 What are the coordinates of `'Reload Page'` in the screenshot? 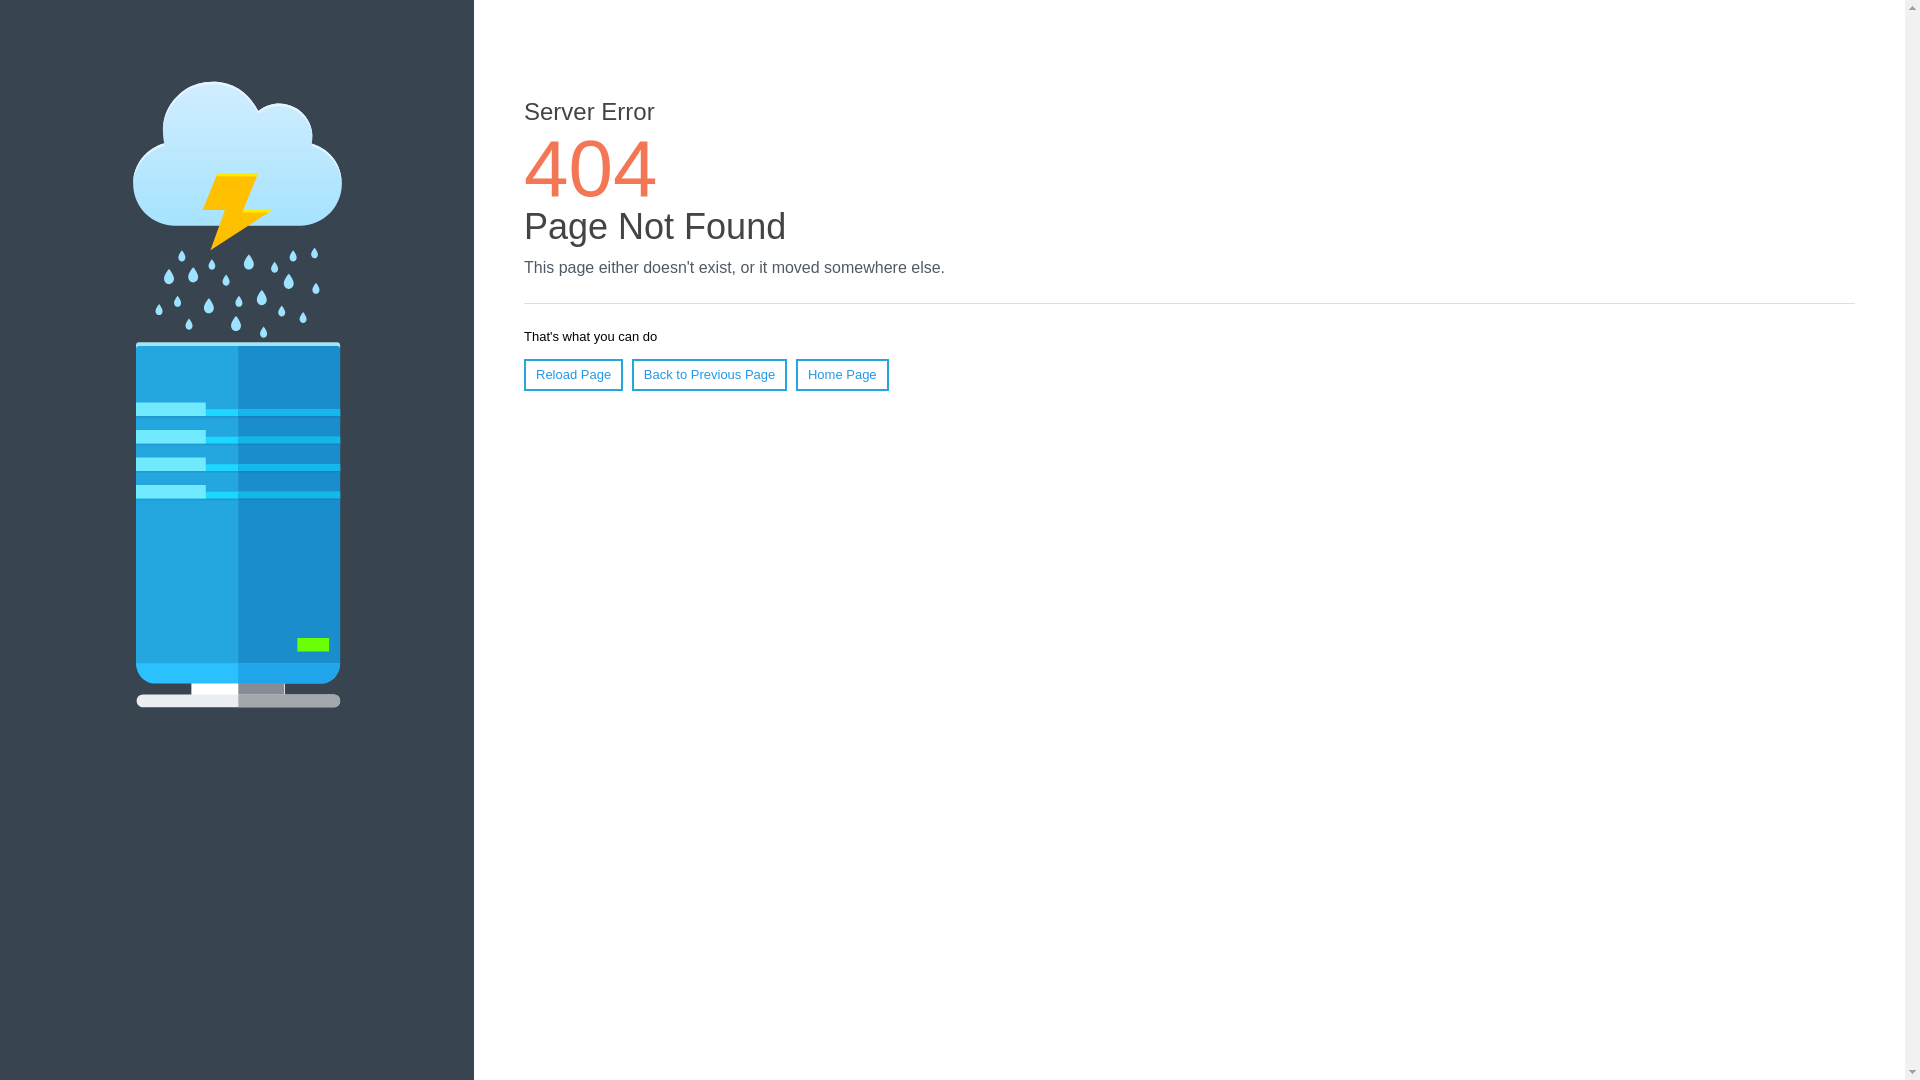 It's located at (572, 374).